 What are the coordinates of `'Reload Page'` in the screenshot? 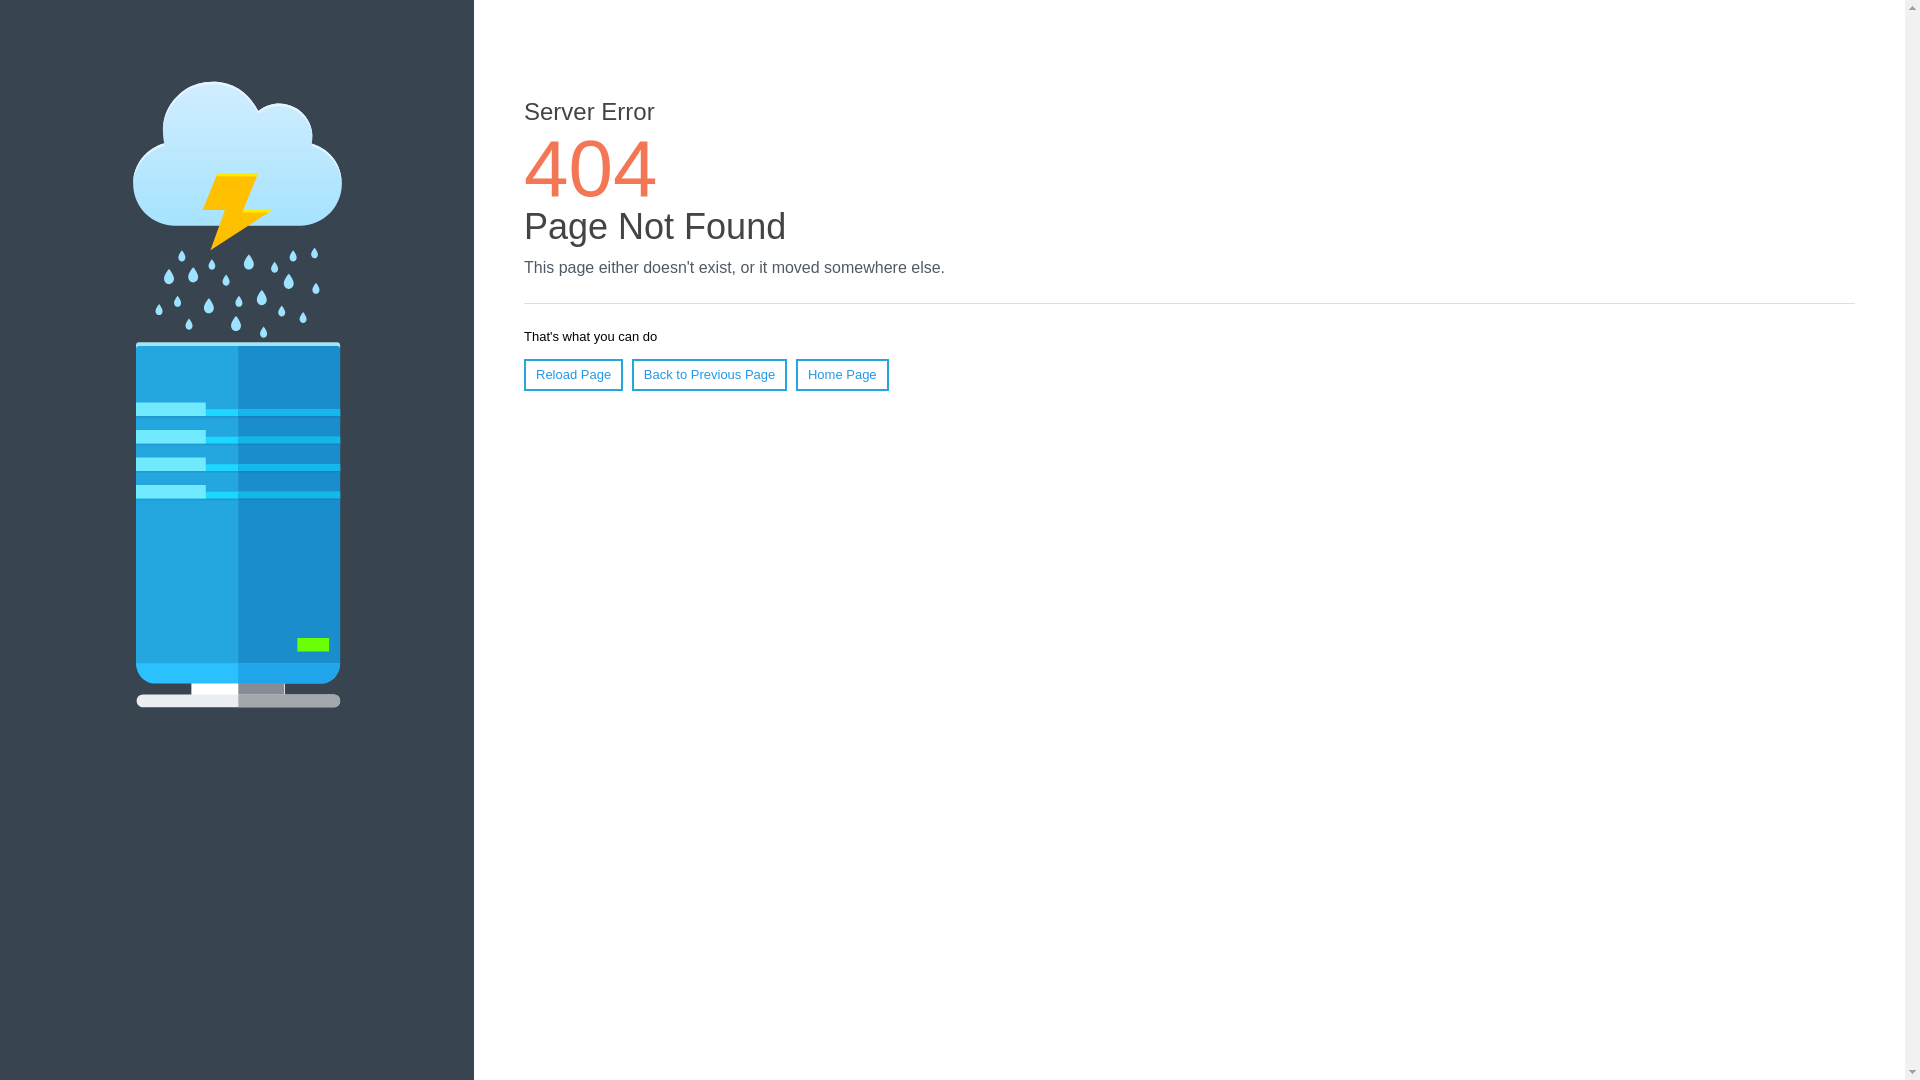 It's located at (572, 374).